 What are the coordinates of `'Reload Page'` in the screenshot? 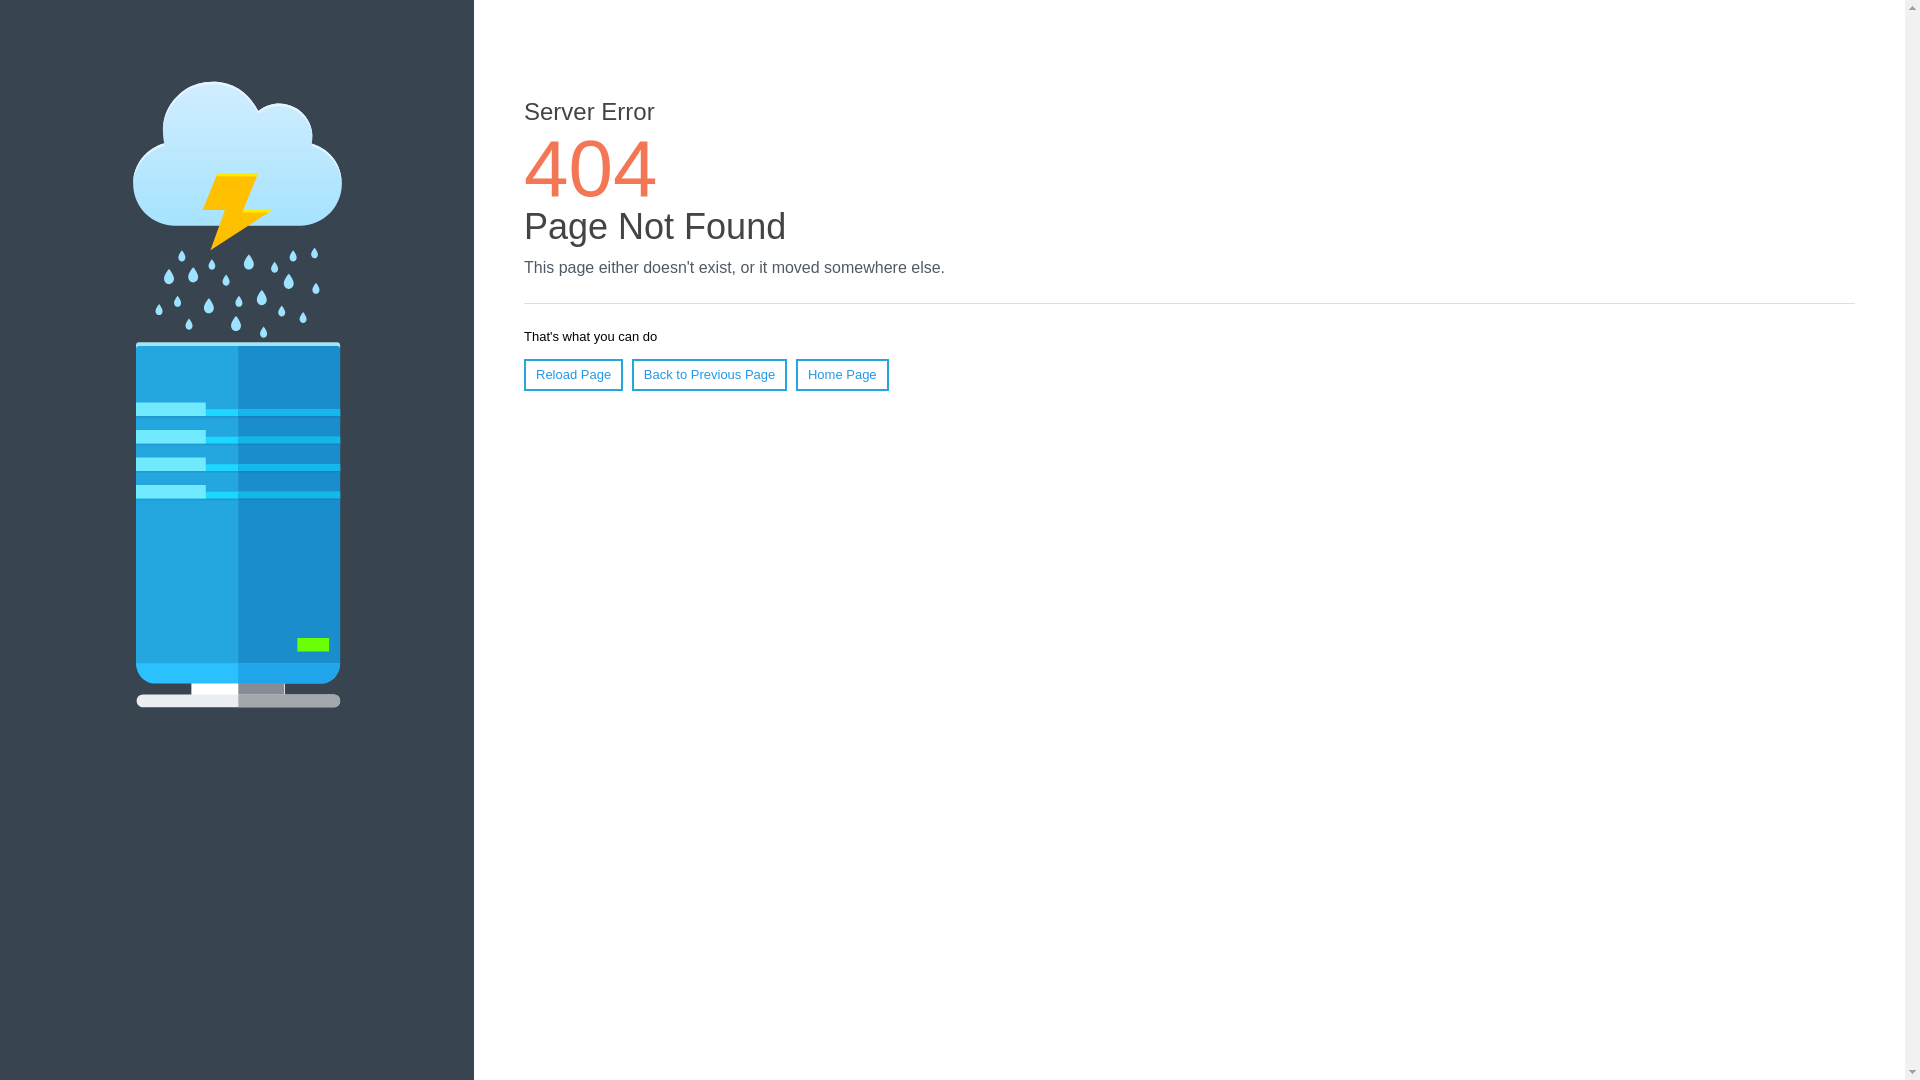 It's located at (572, 374).